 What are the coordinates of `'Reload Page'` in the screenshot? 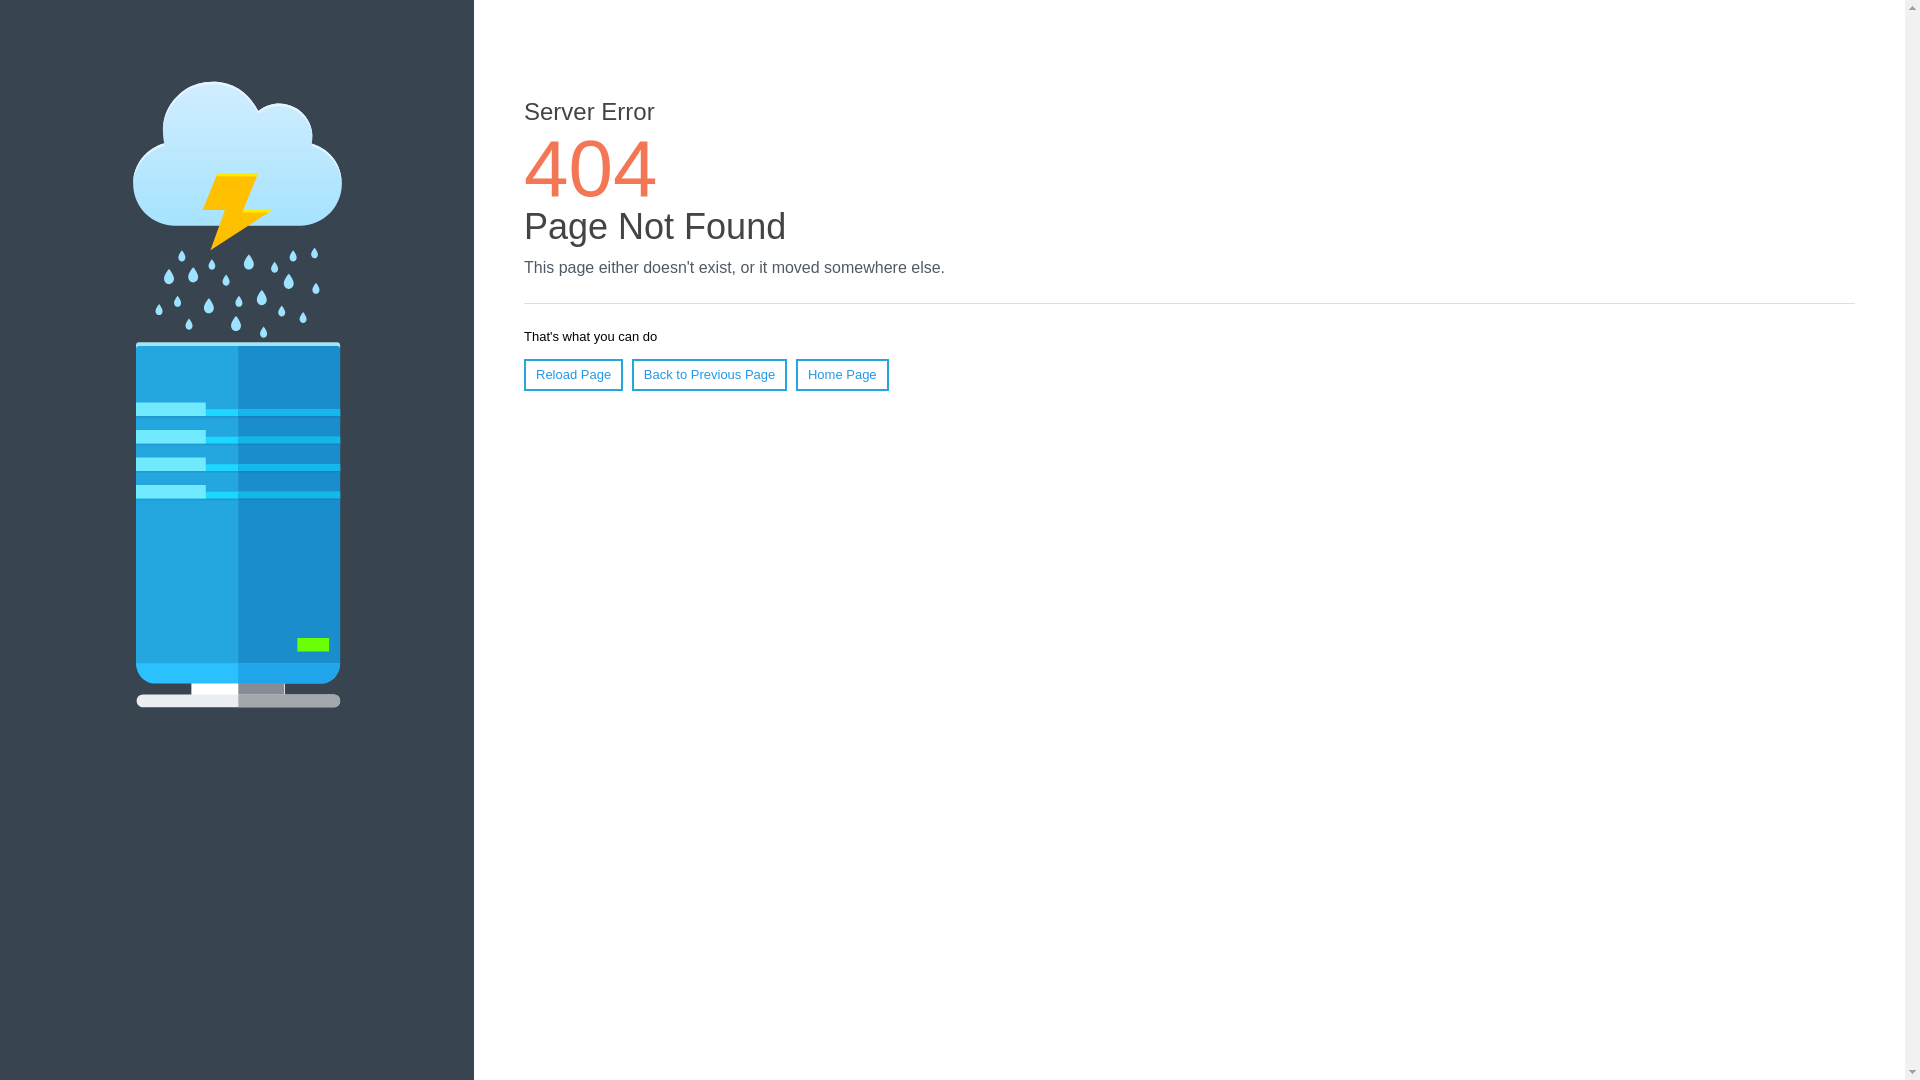 It's located at (572, 374).